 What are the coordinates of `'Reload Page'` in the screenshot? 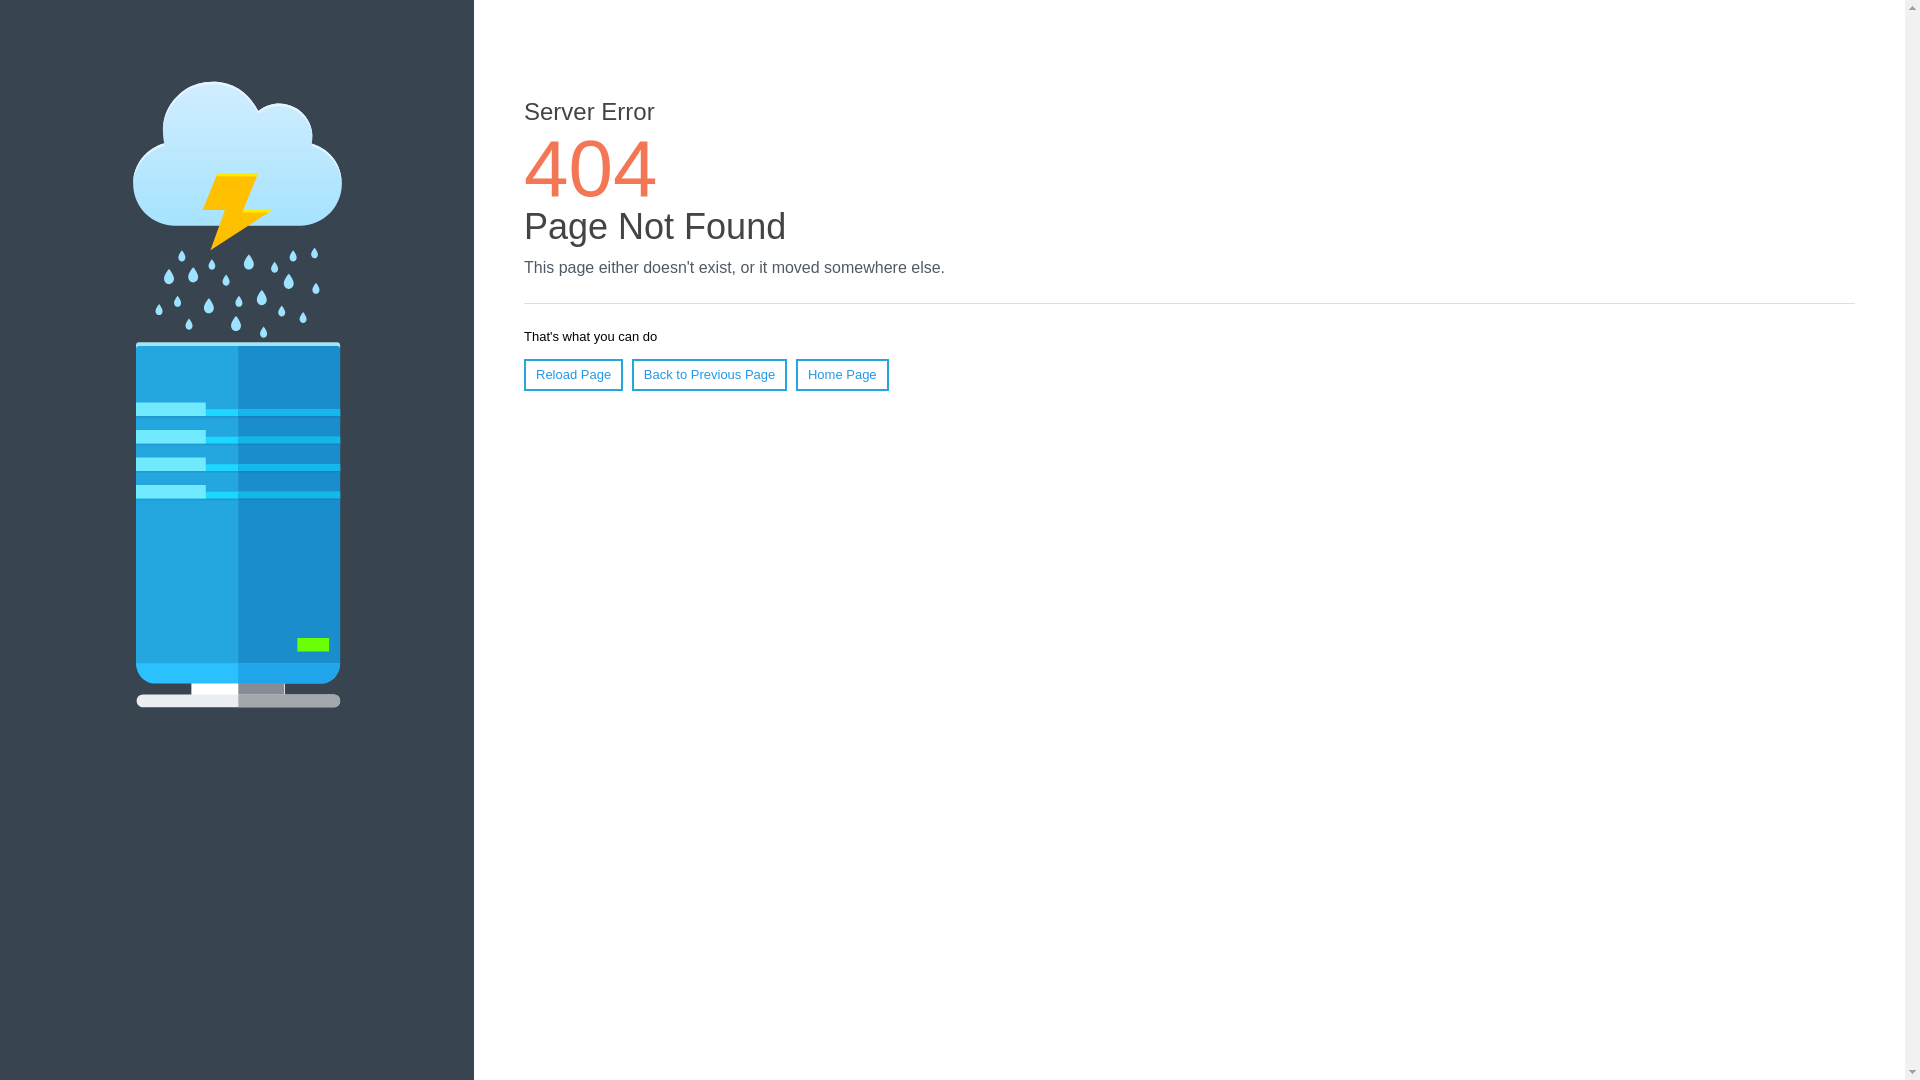 It's located at (572, 374).